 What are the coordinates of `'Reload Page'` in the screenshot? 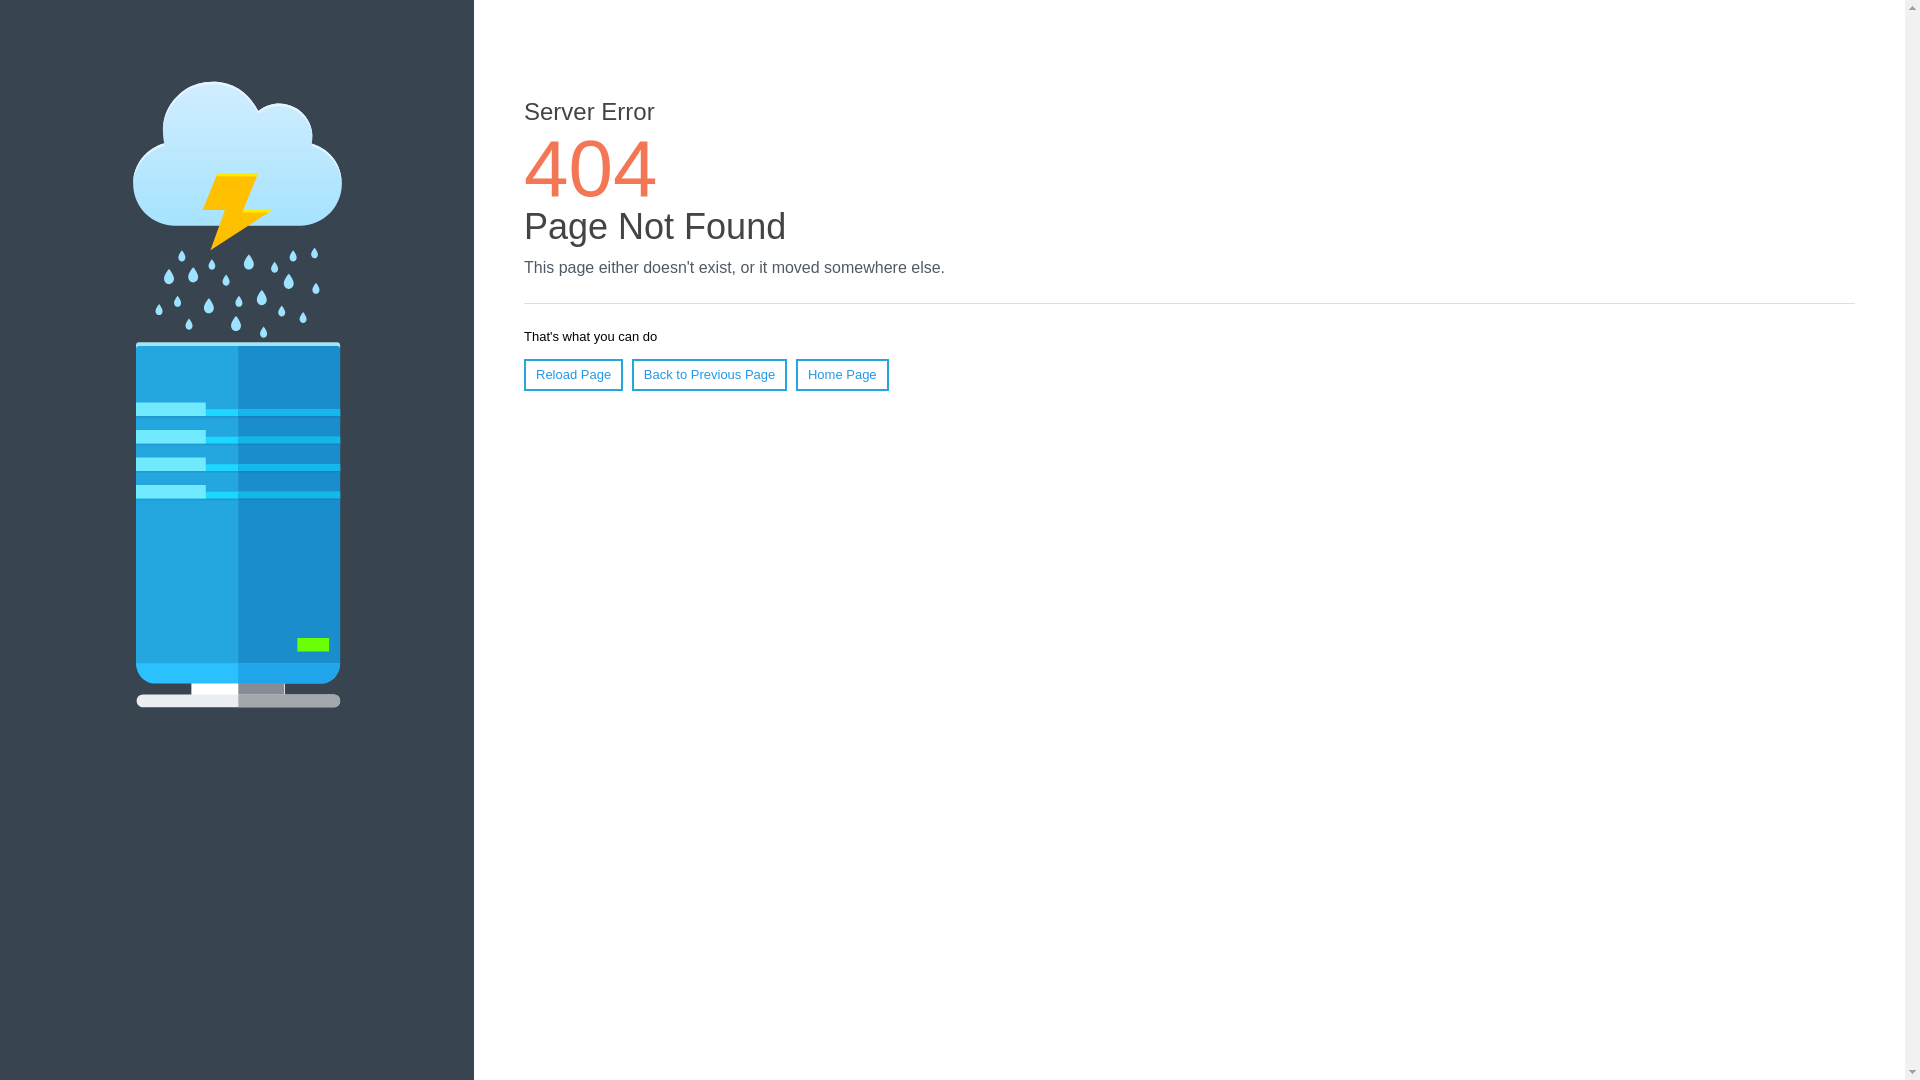 It's located at (572, 374).